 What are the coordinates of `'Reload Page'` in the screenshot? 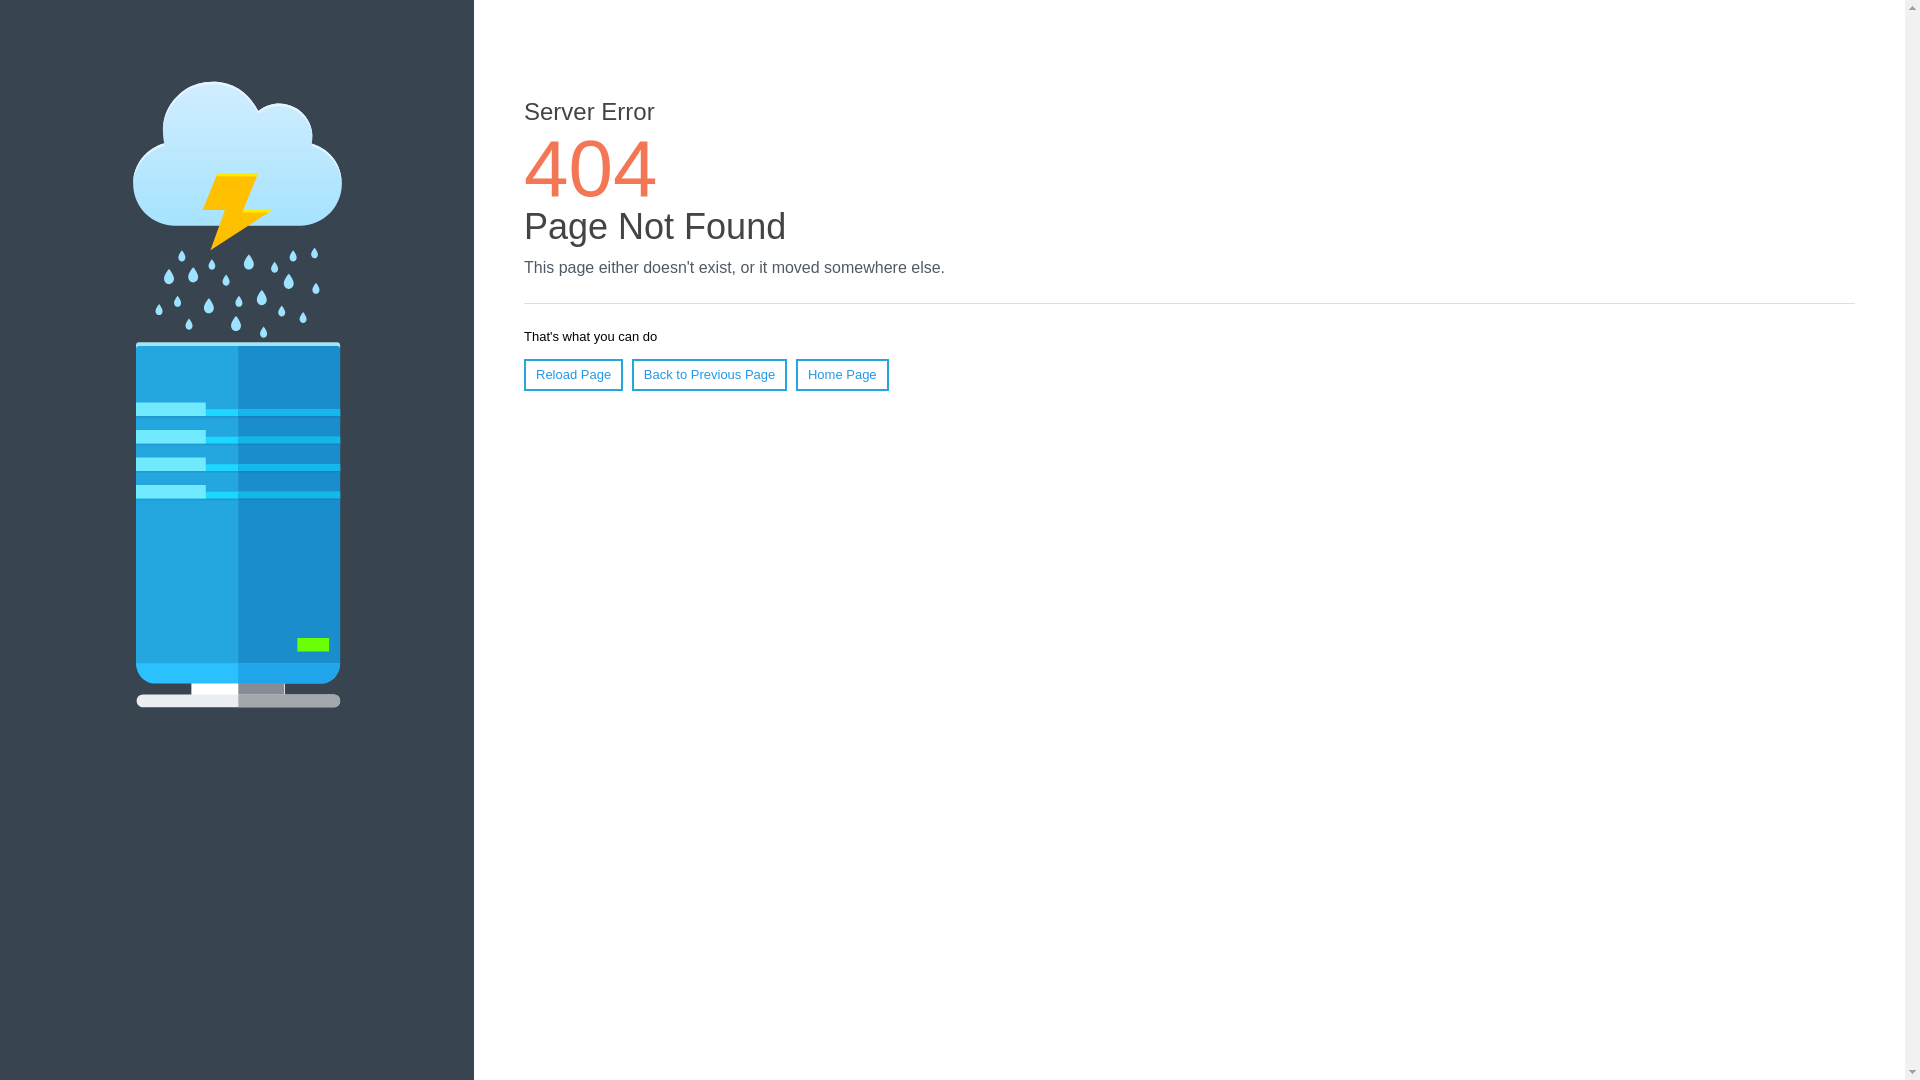 It's located at (572, 374).